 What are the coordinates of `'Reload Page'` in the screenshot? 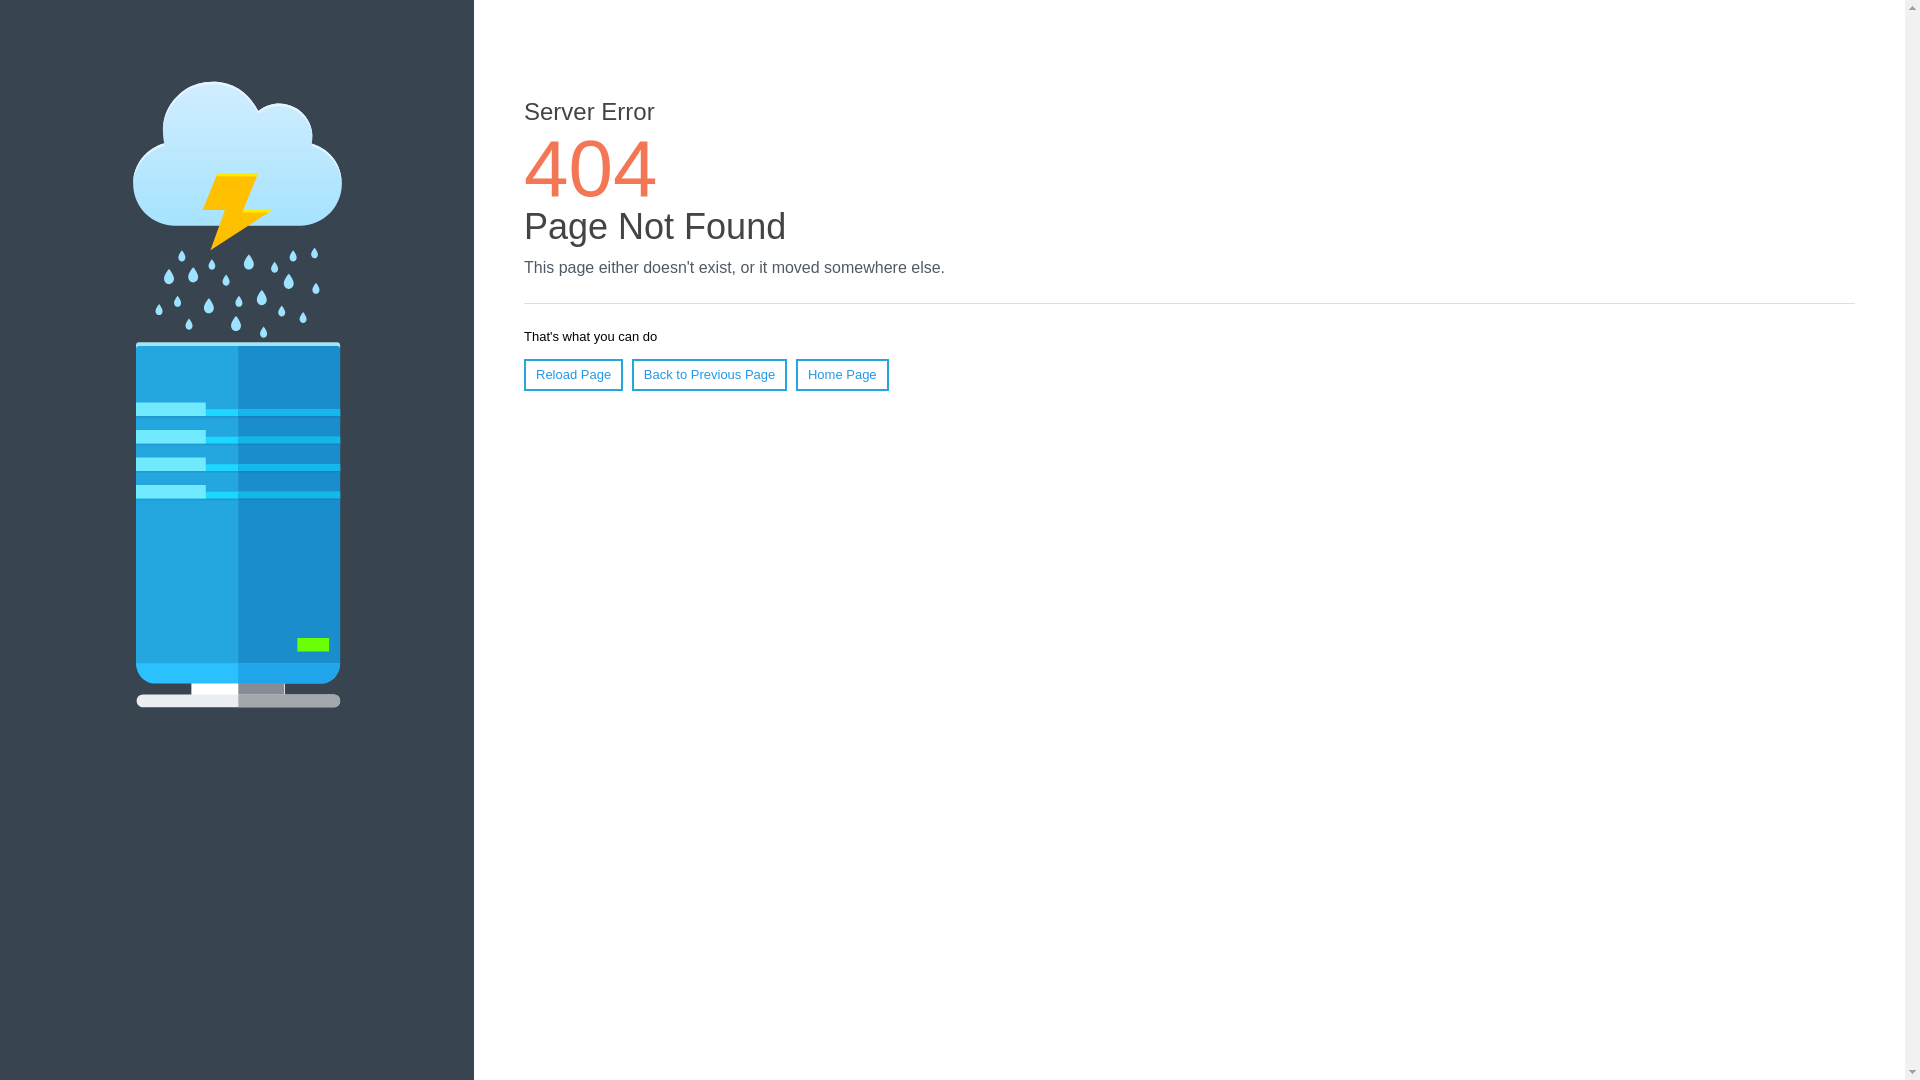 It's located at (572, 374).